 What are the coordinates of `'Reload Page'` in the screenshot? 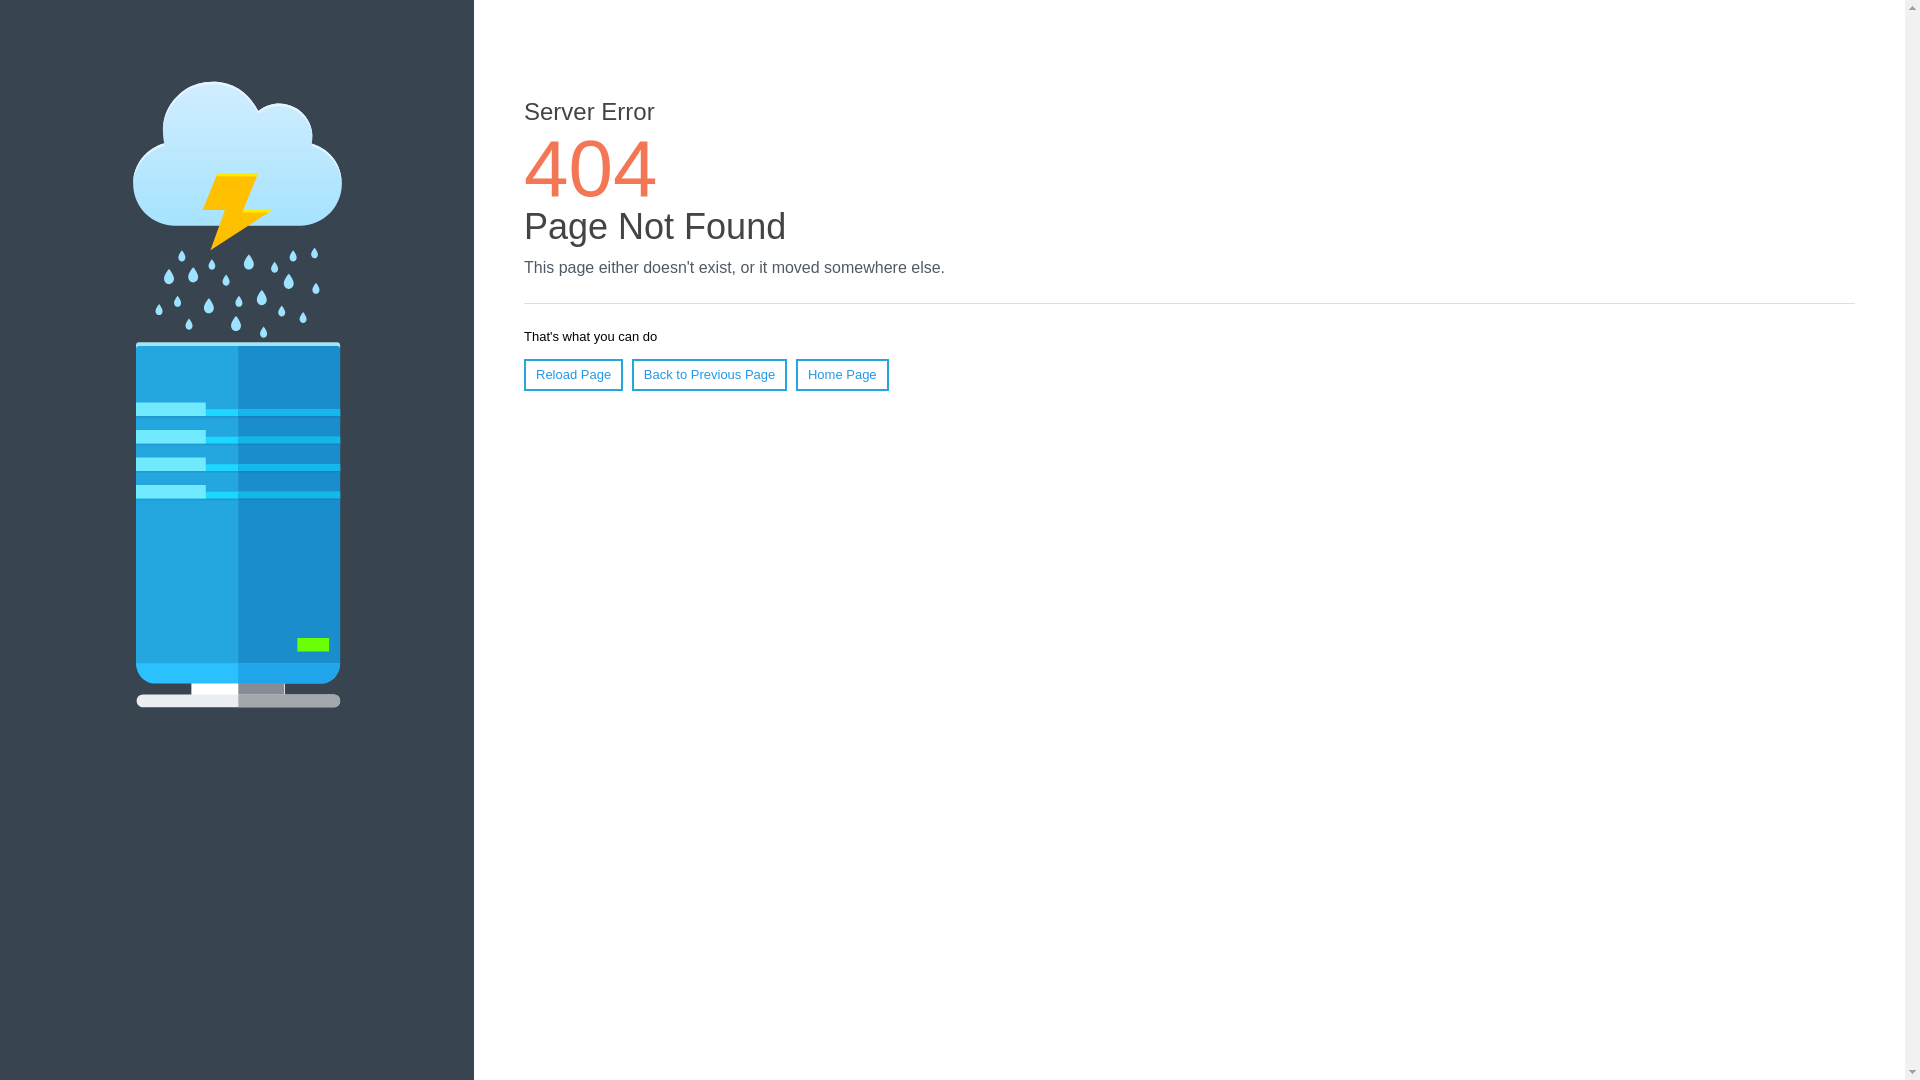 It's located at (572, 374).